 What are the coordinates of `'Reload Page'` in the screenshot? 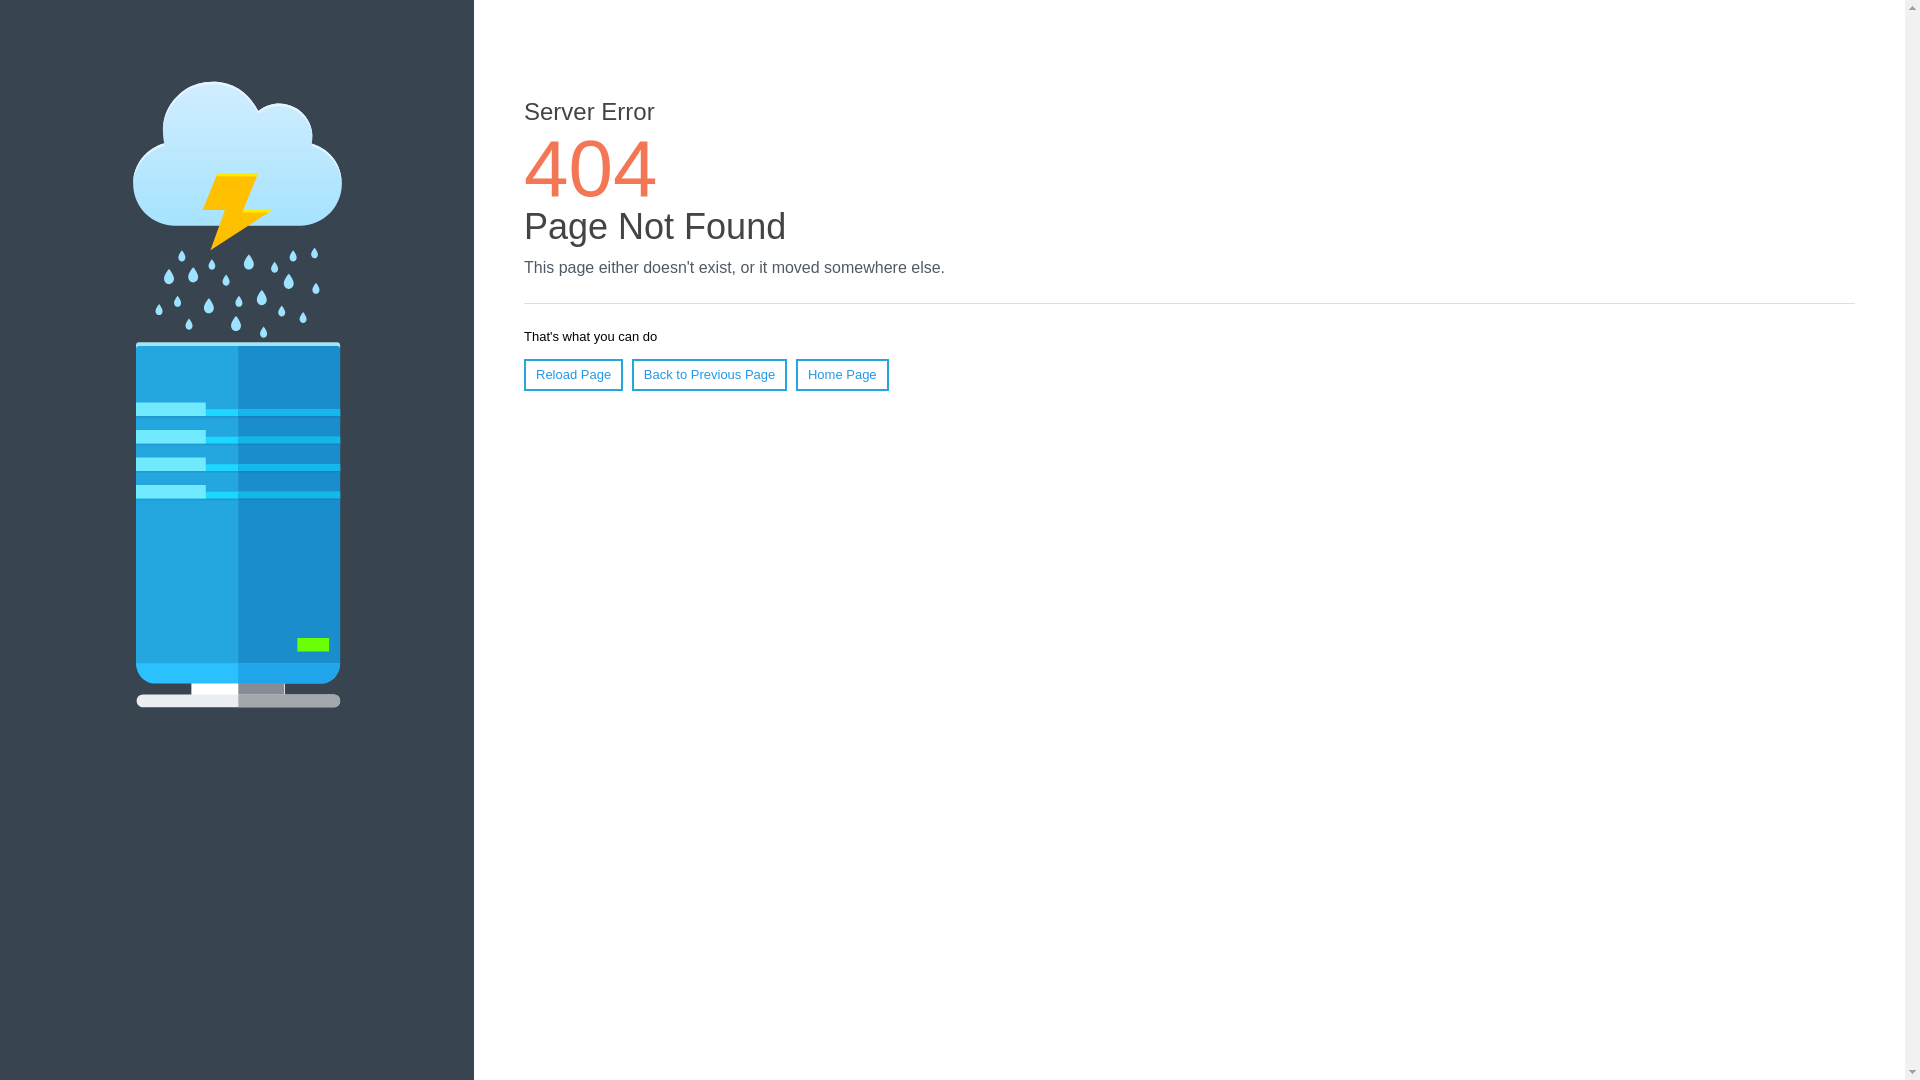 It's located at (572, 374).